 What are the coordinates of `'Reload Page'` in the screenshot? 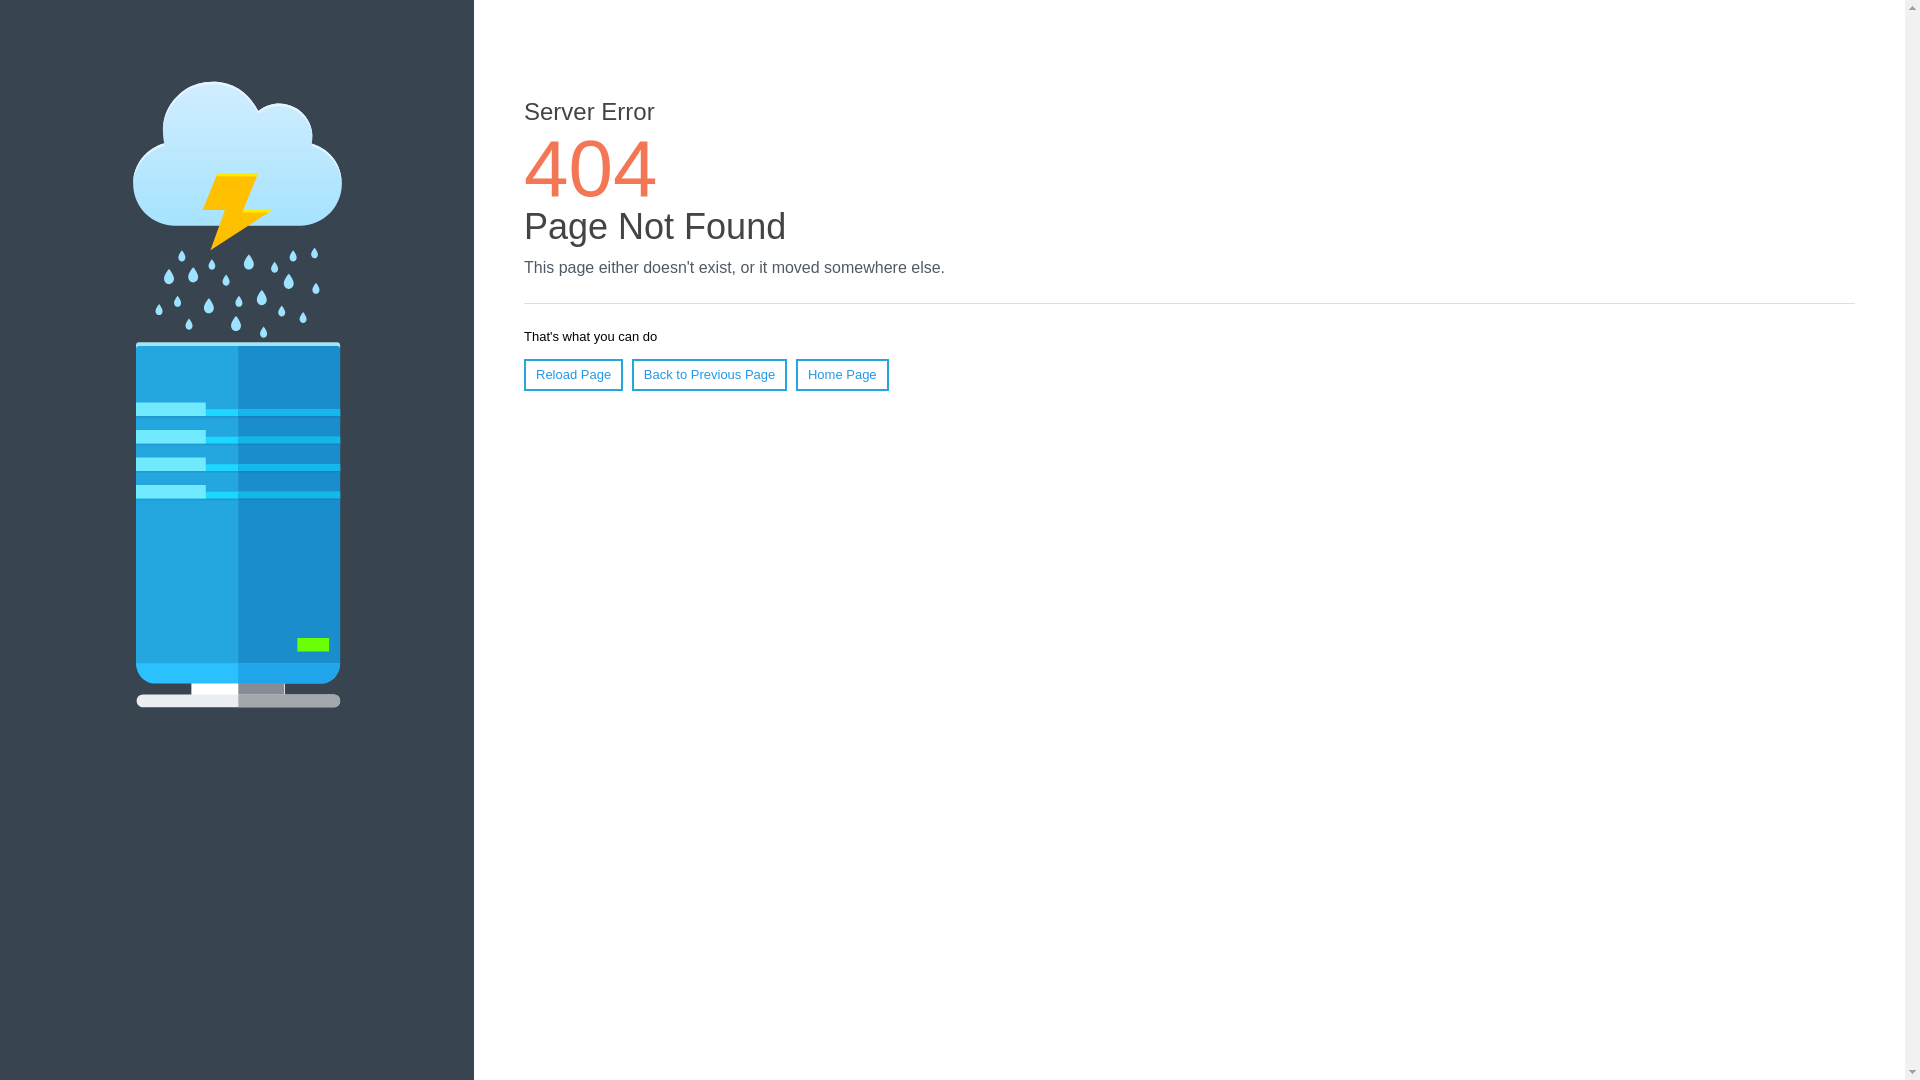 It's located at (572, 374).